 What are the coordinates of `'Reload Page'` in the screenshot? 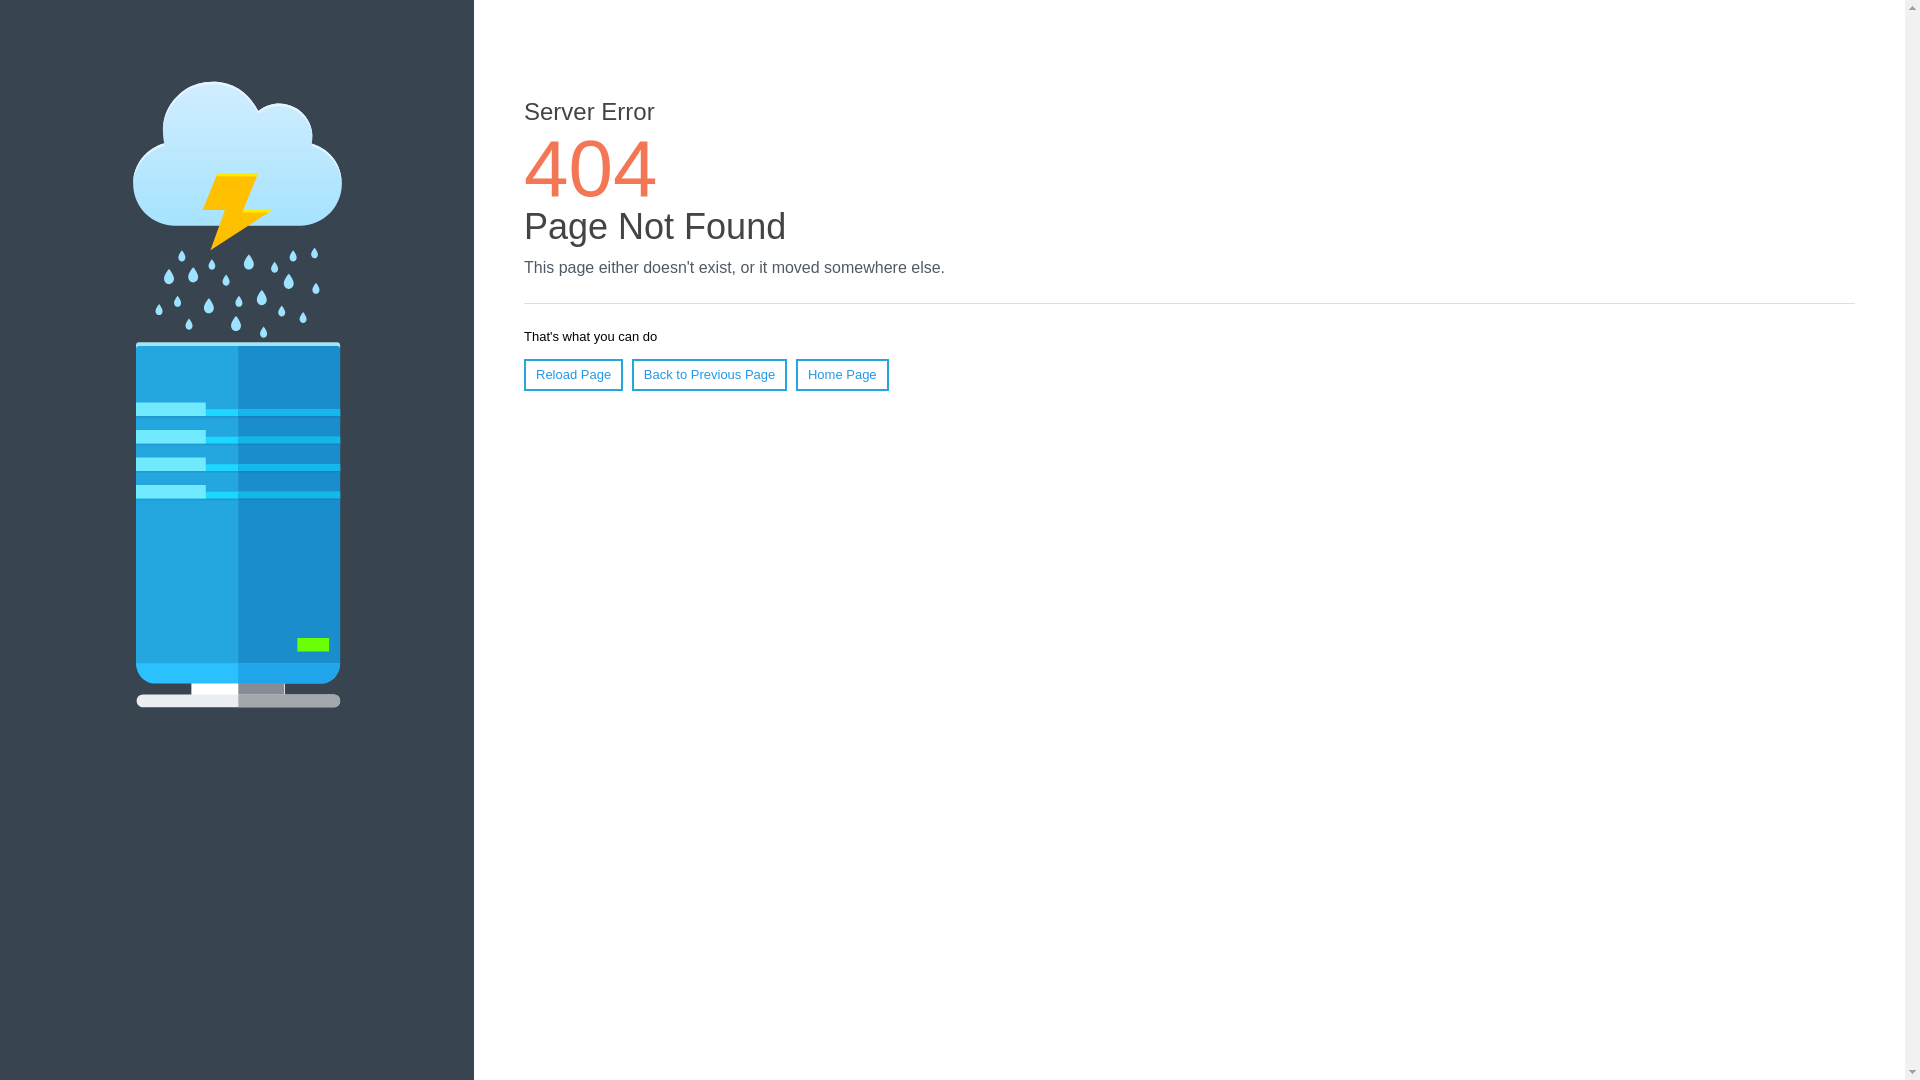 It's located at (572, 374).